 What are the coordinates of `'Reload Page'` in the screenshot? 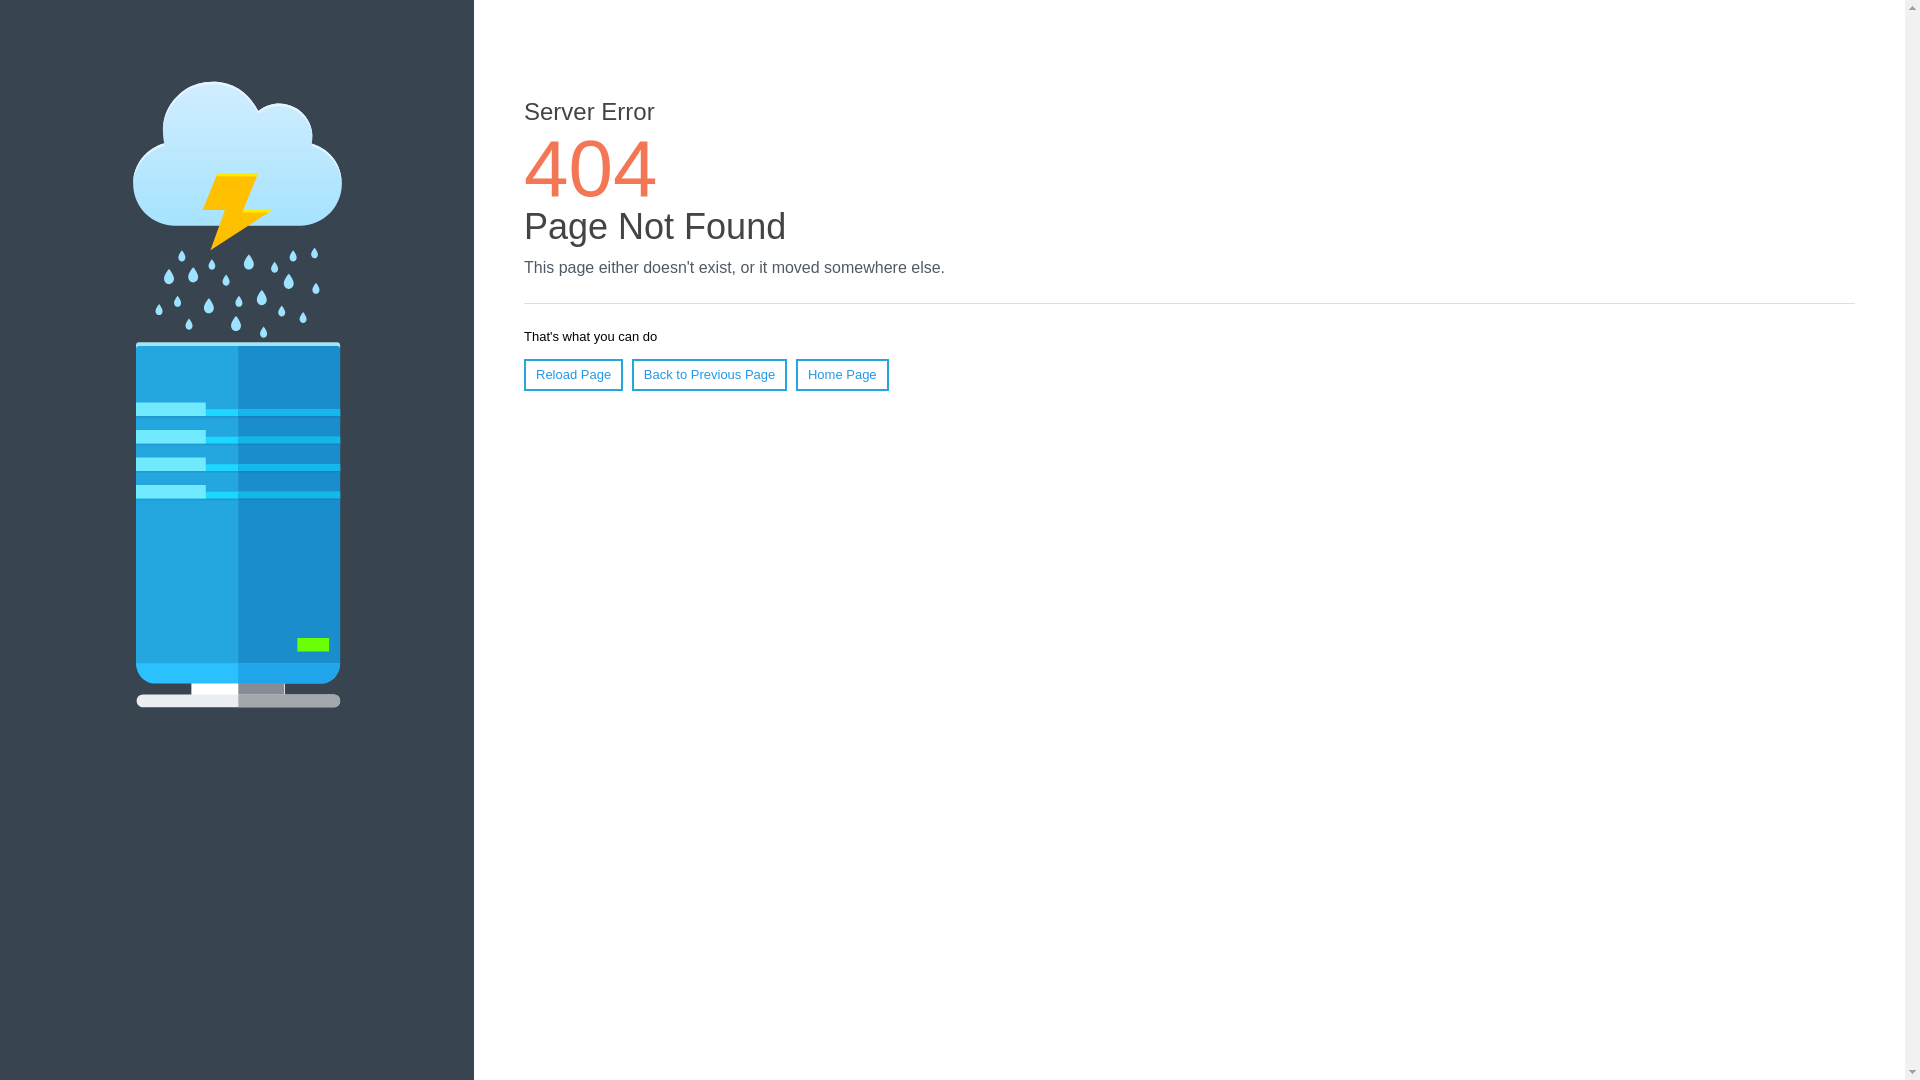 It's located at (572, 374).